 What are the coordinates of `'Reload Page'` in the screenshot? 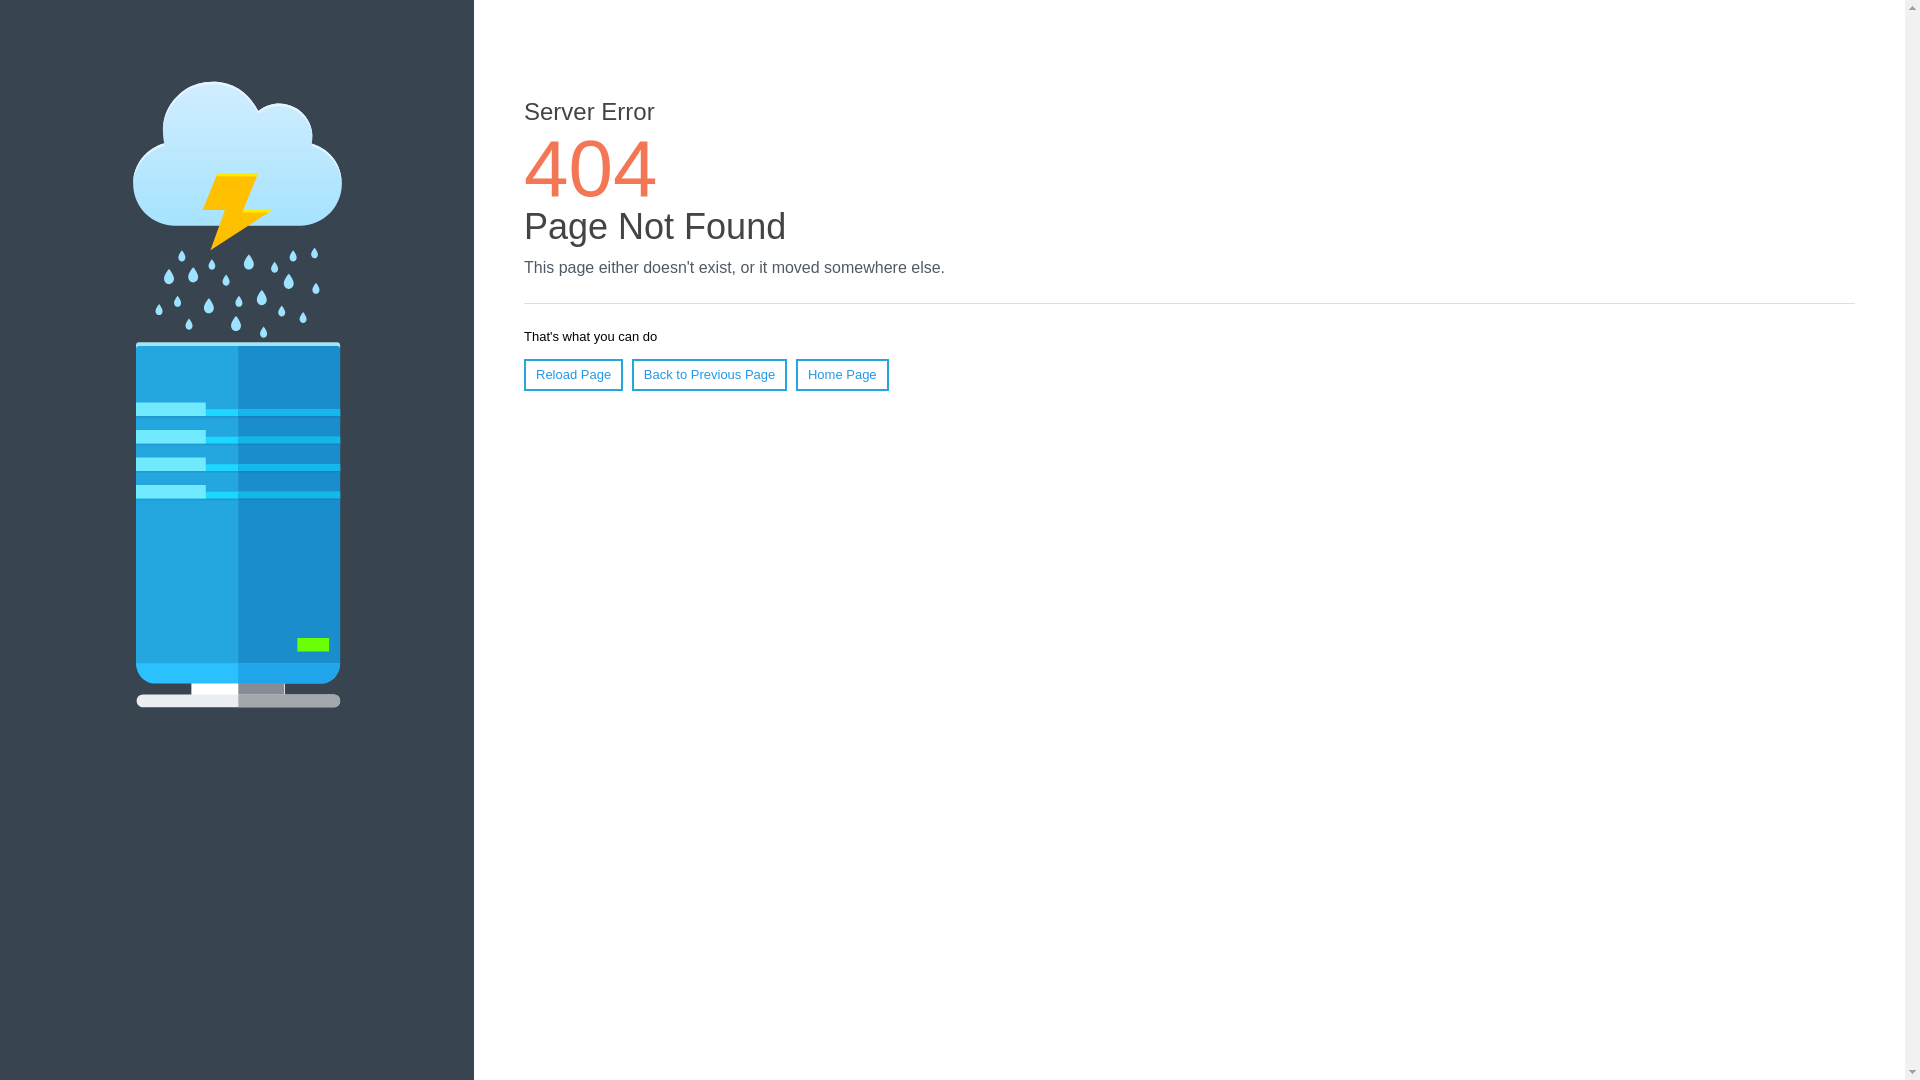 It's located at (572, 374).